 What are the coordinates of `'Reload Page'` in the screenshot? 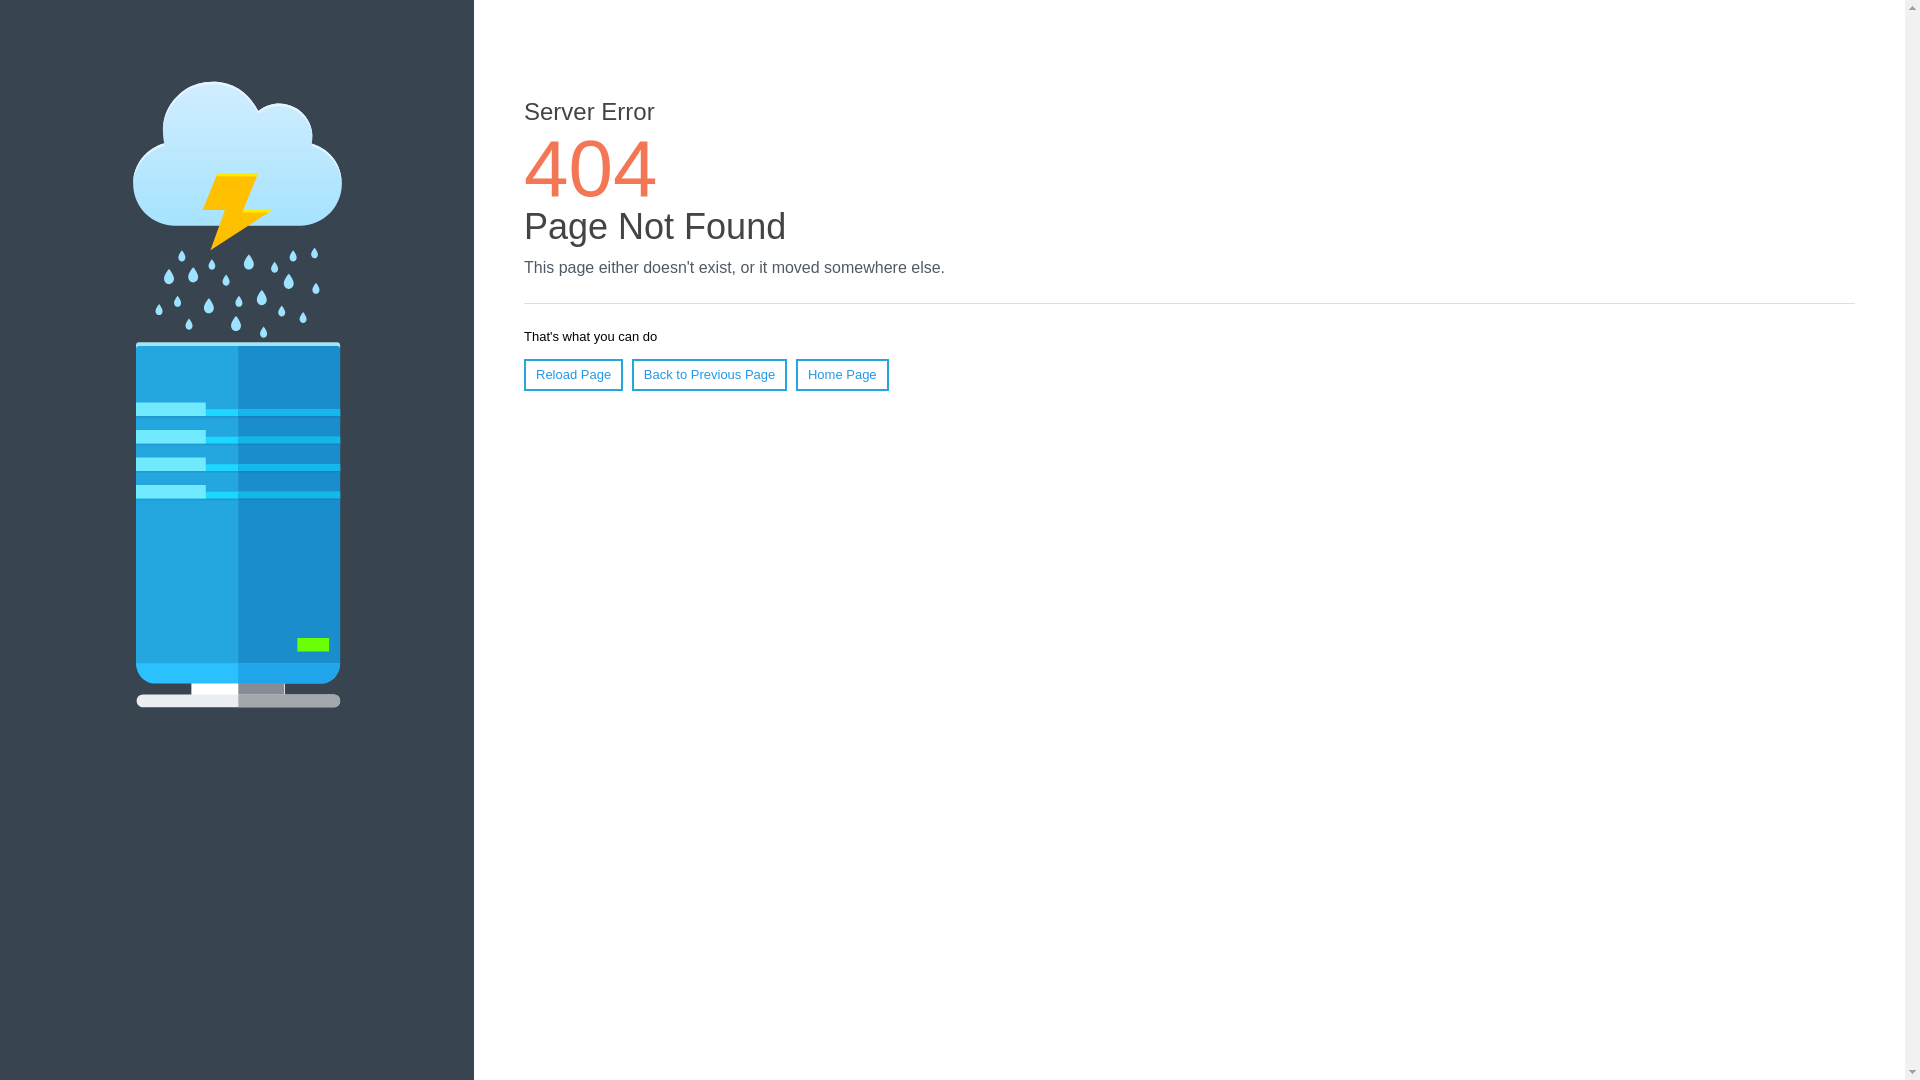 It's located at (572, 374).